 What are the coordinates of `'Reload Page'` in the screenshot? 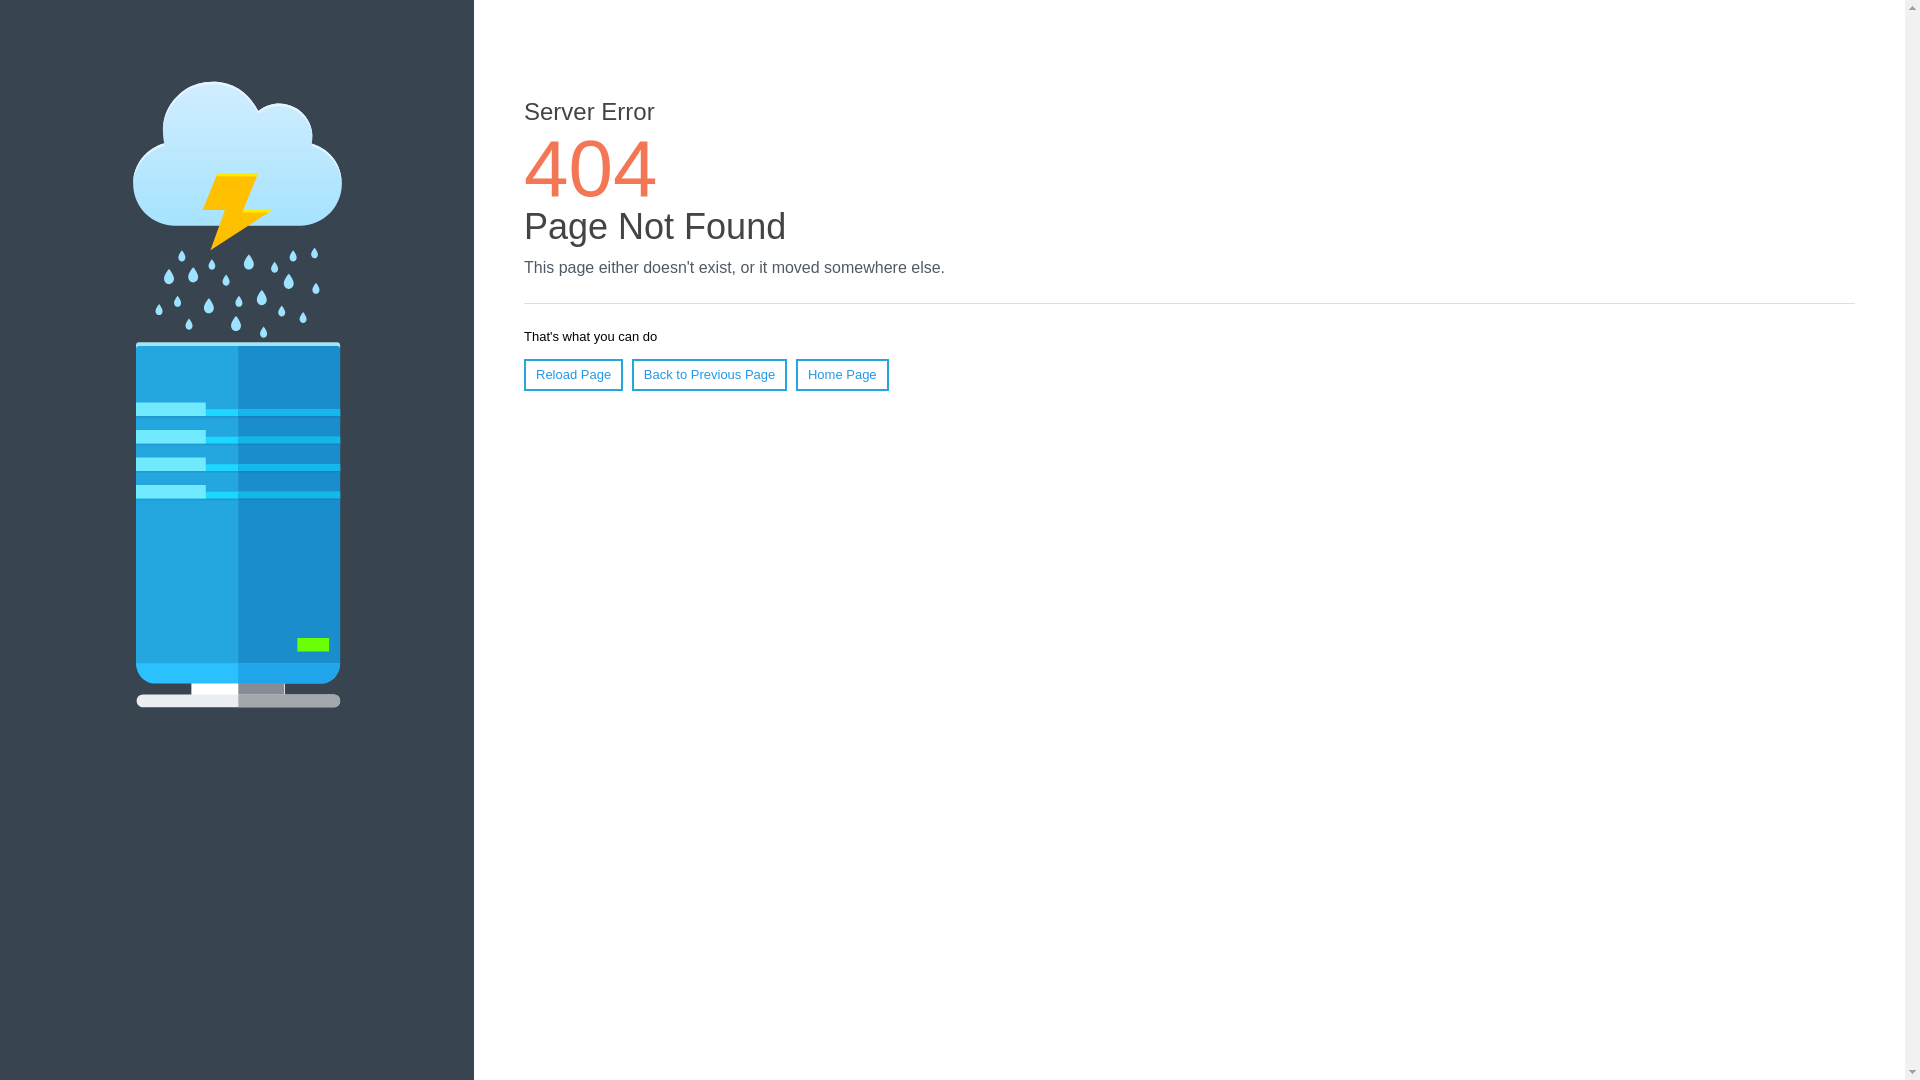 It's located at (572, 374).